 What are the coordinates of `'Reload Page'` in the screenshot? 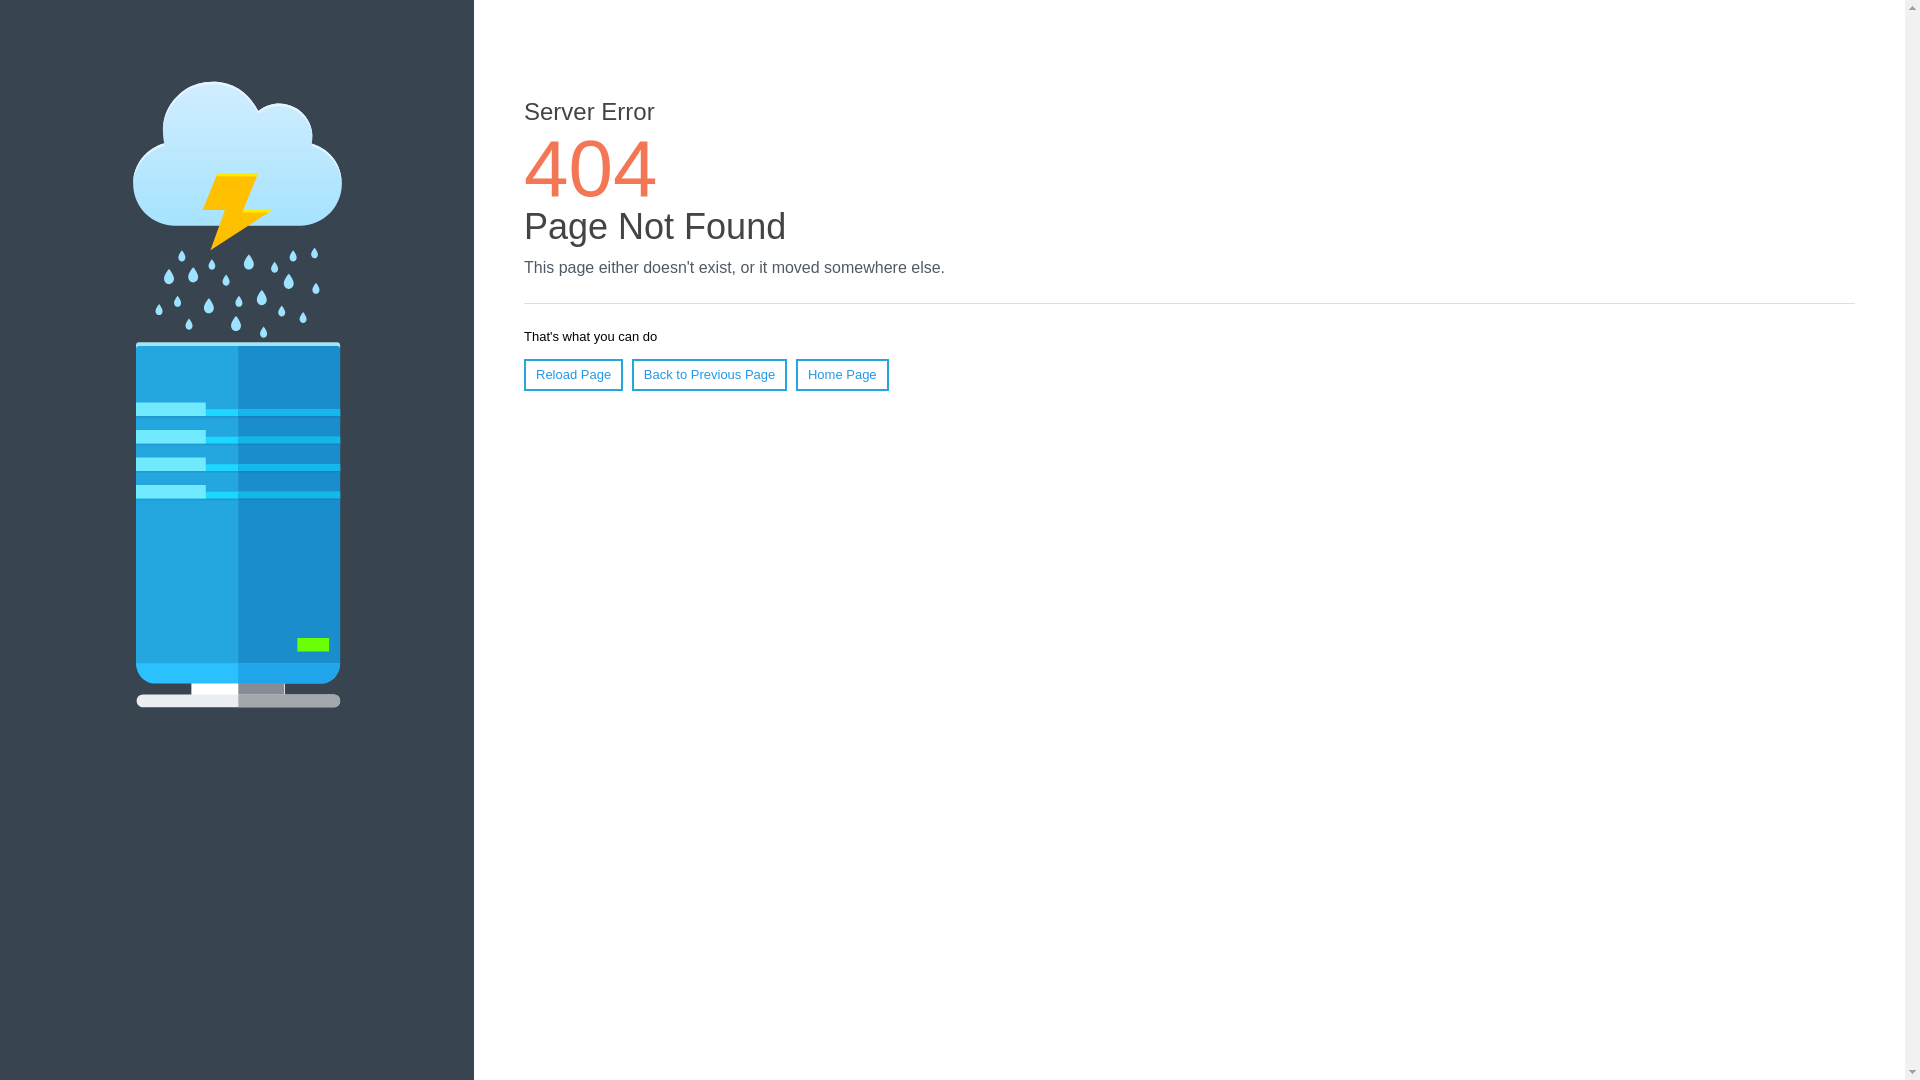 It's located at (572, 374).